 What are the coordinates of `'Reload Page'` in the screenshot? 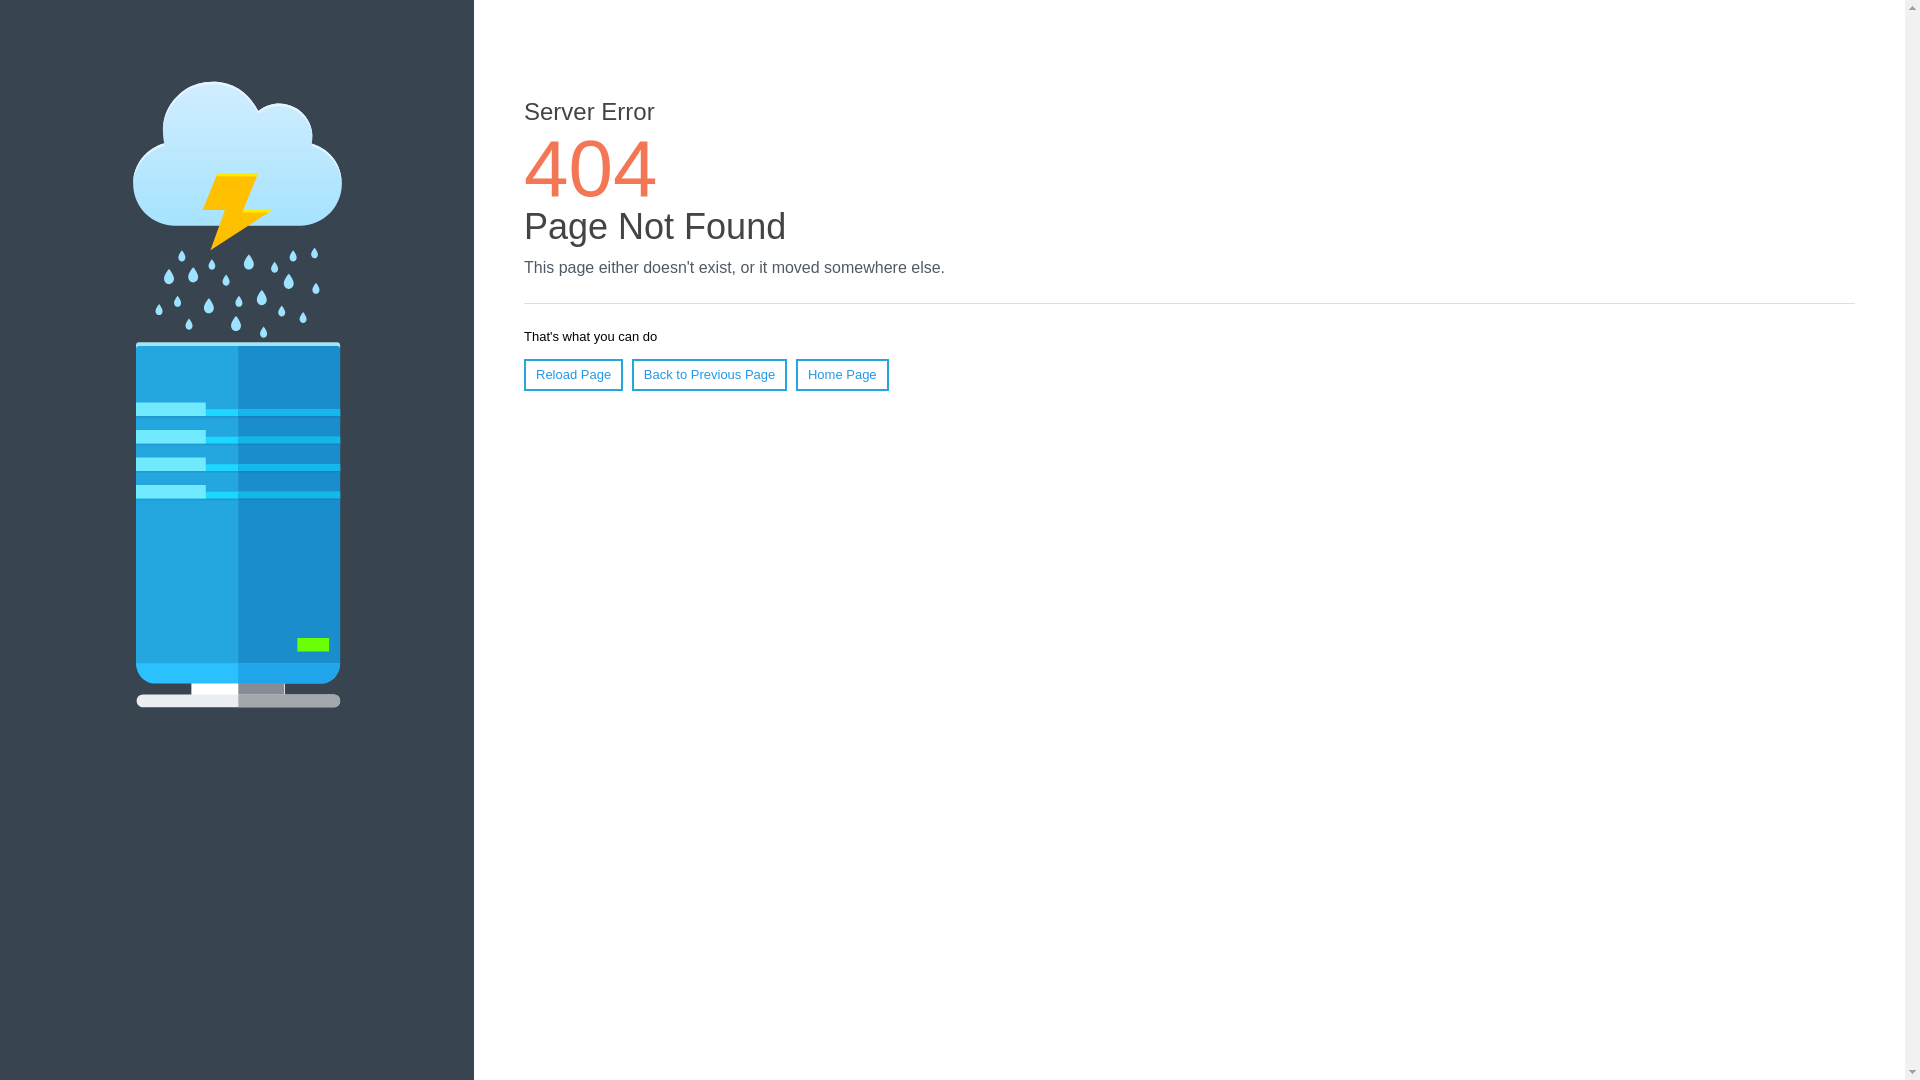 It's located at (572, 374).